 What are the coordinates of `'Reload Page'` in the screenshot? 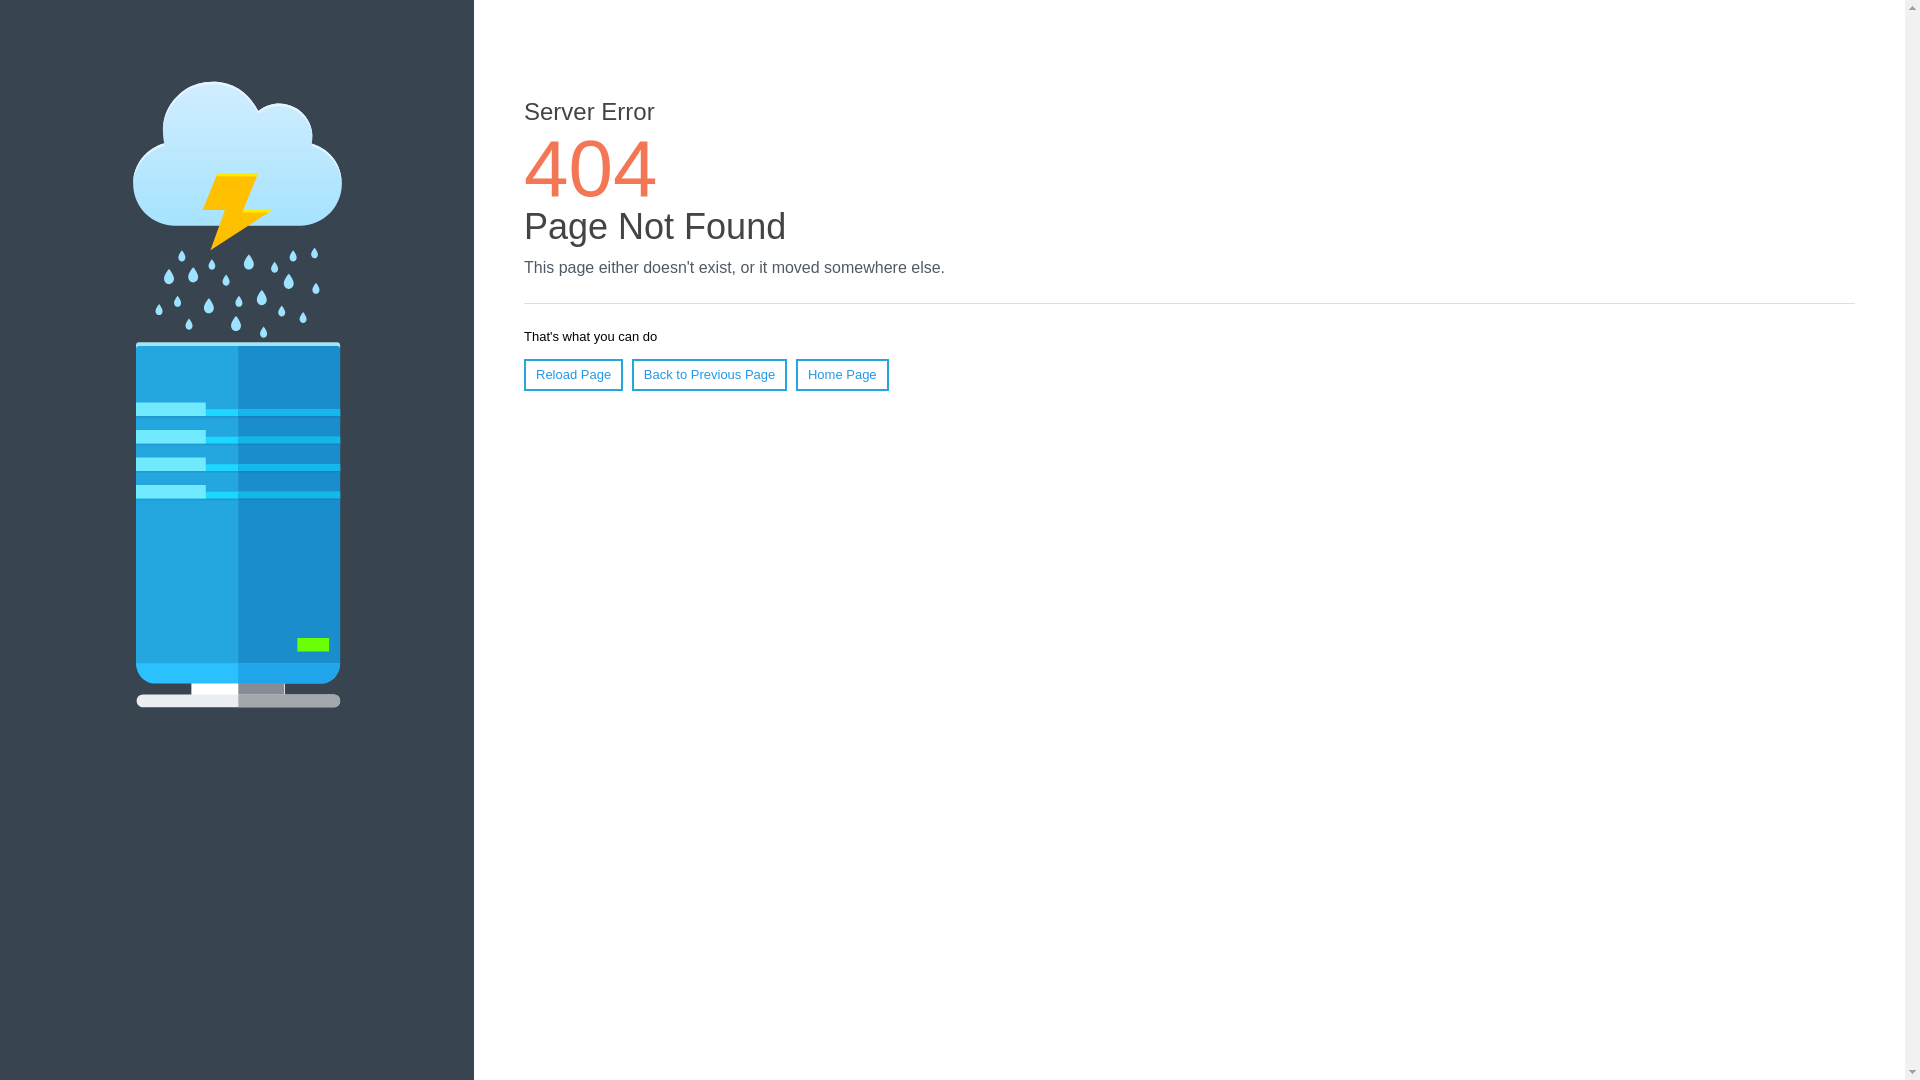 It's located at (572, 374).